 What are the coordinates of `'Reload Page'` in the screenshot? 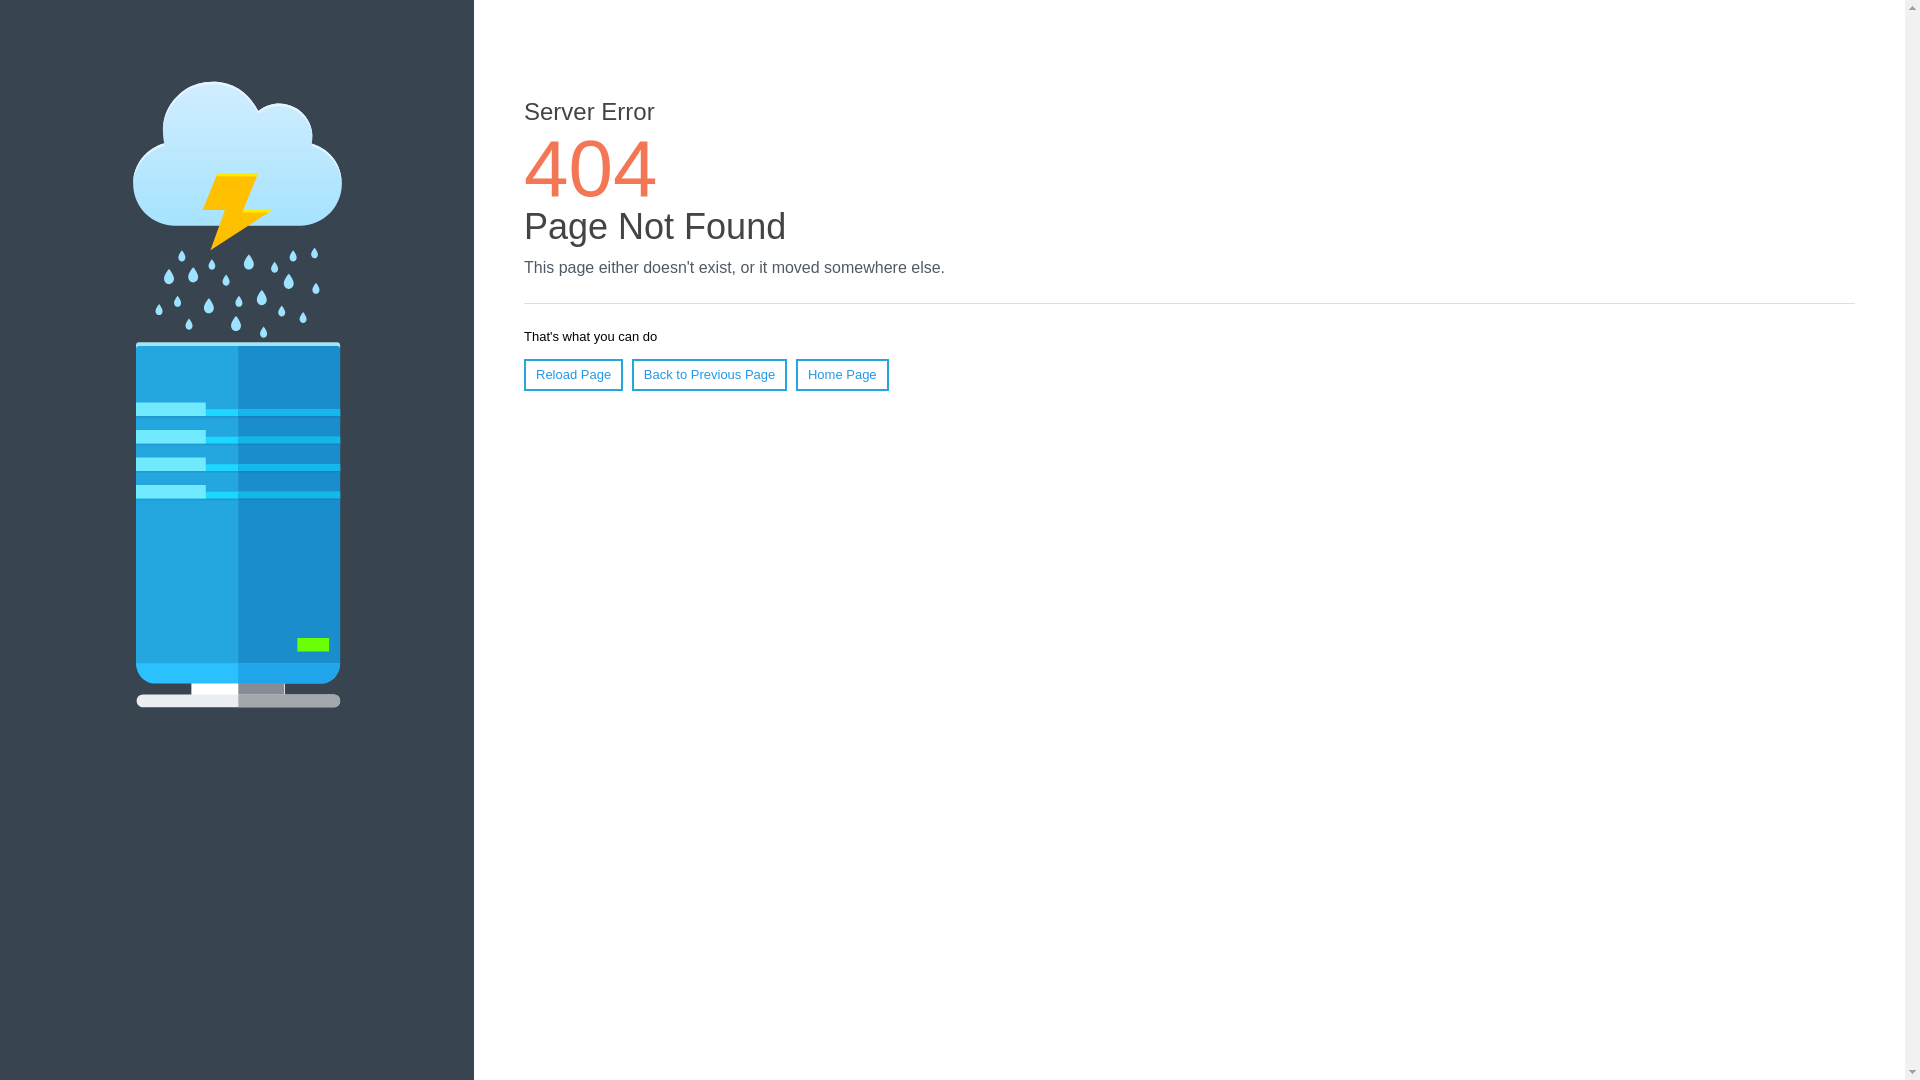 It's located at (572, 374).